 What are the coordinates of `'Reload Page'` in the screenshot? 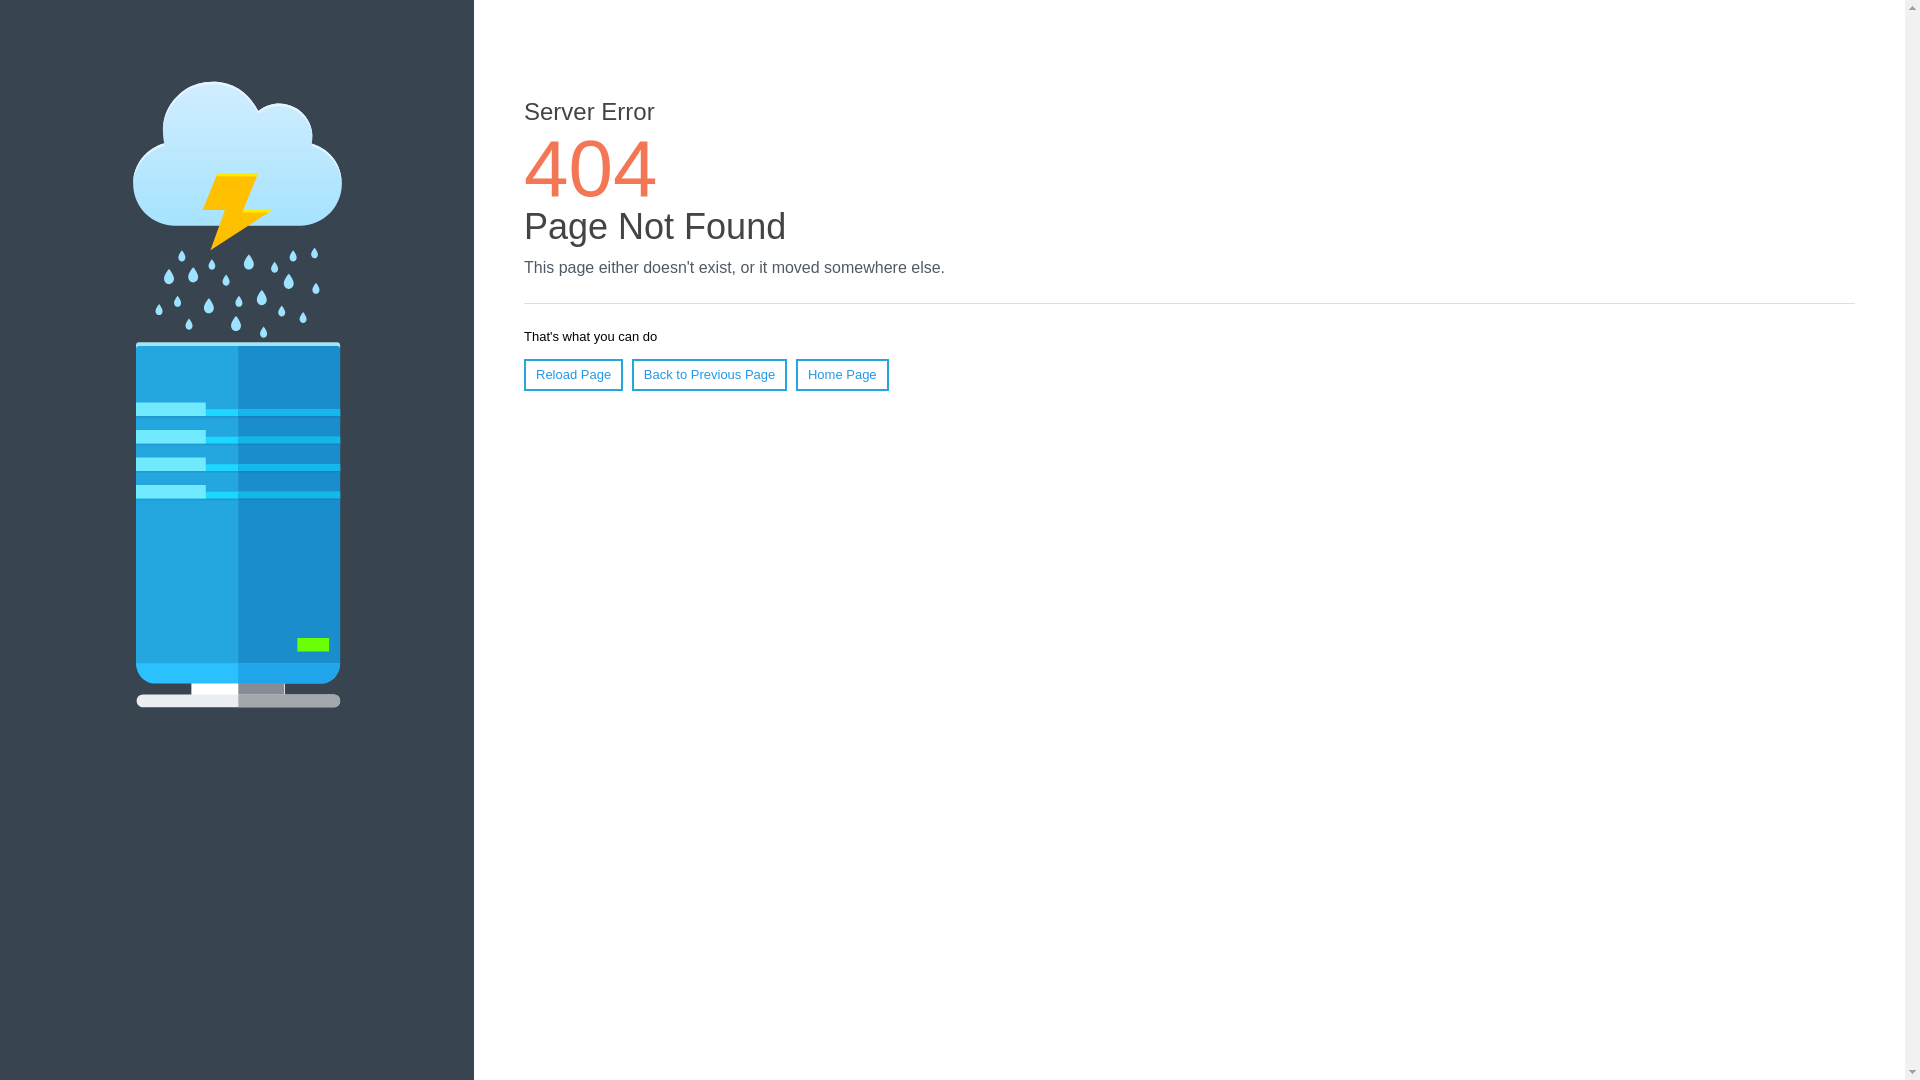 It's located at (572, 374).